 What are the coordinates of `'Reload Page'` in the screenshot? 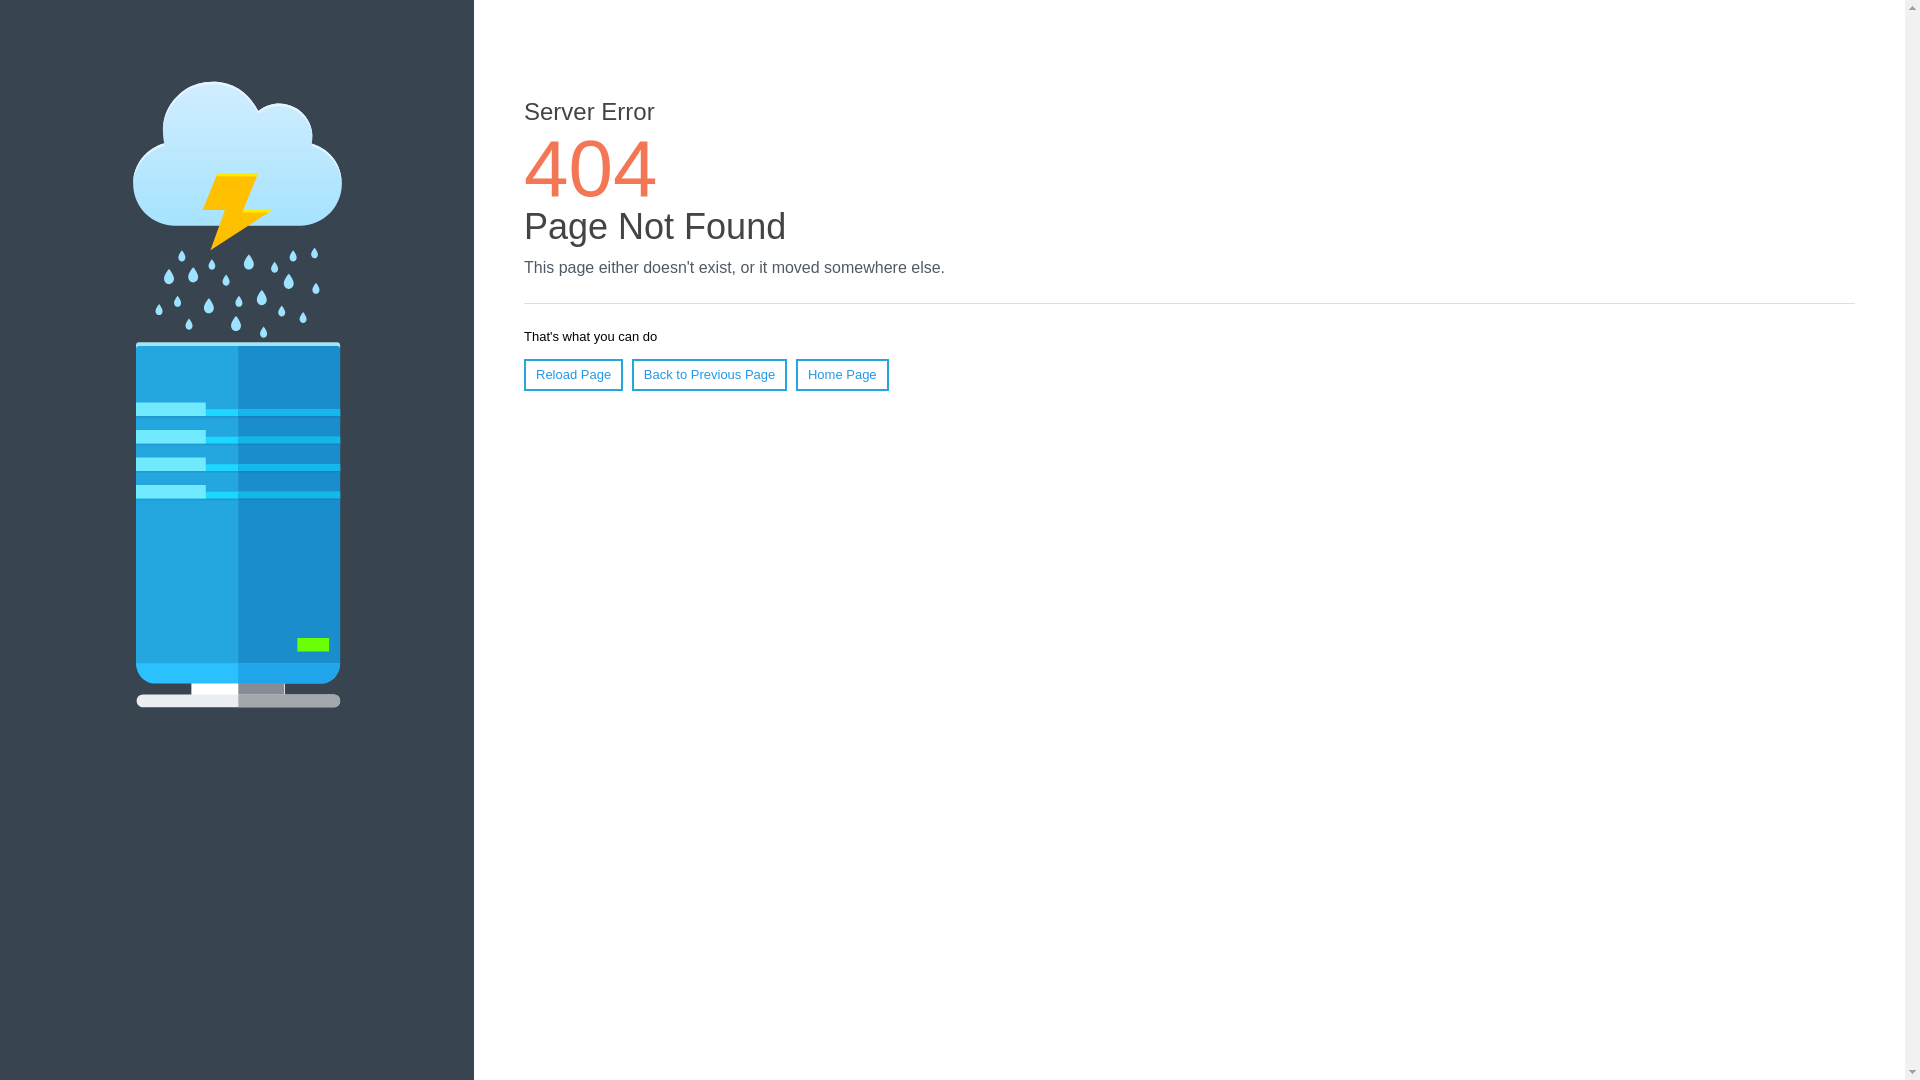 It's located at (572, 374).